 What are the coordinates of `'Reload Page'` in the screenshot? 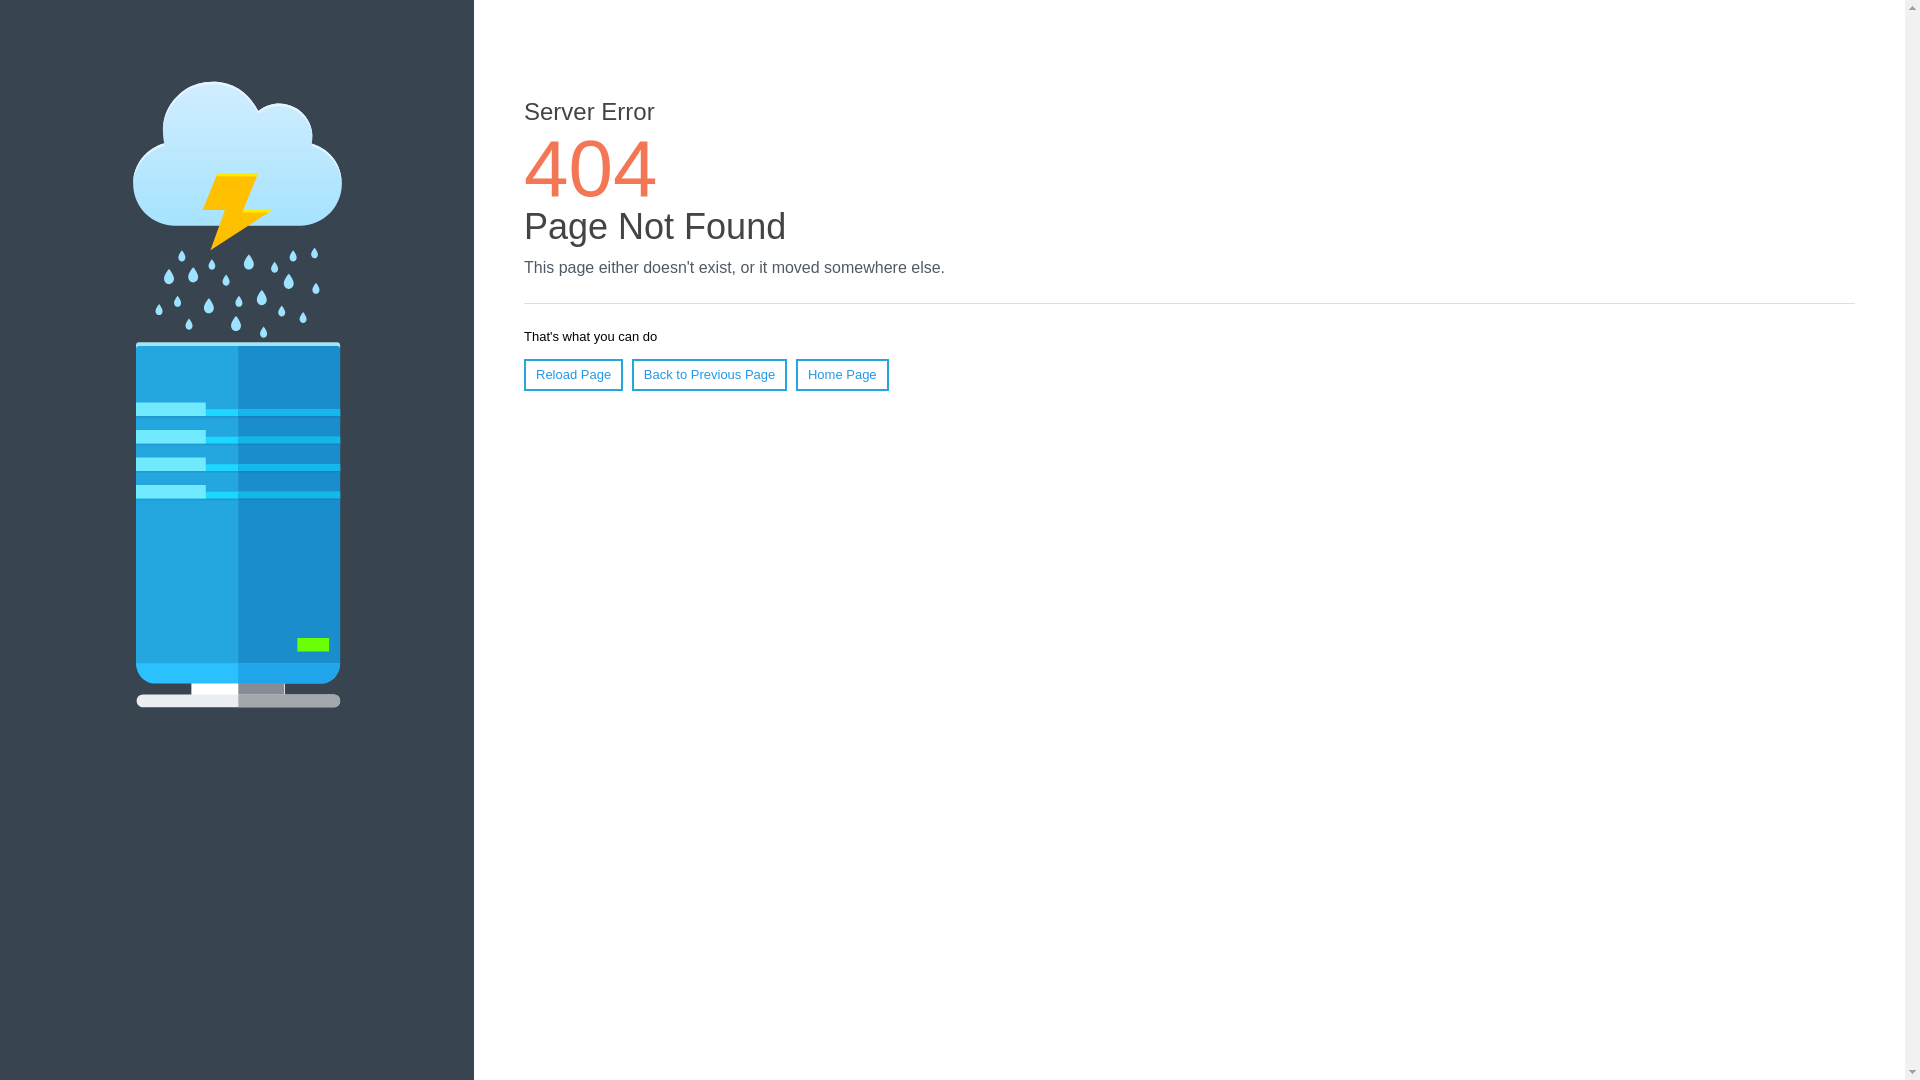 It's located at (572, 374).